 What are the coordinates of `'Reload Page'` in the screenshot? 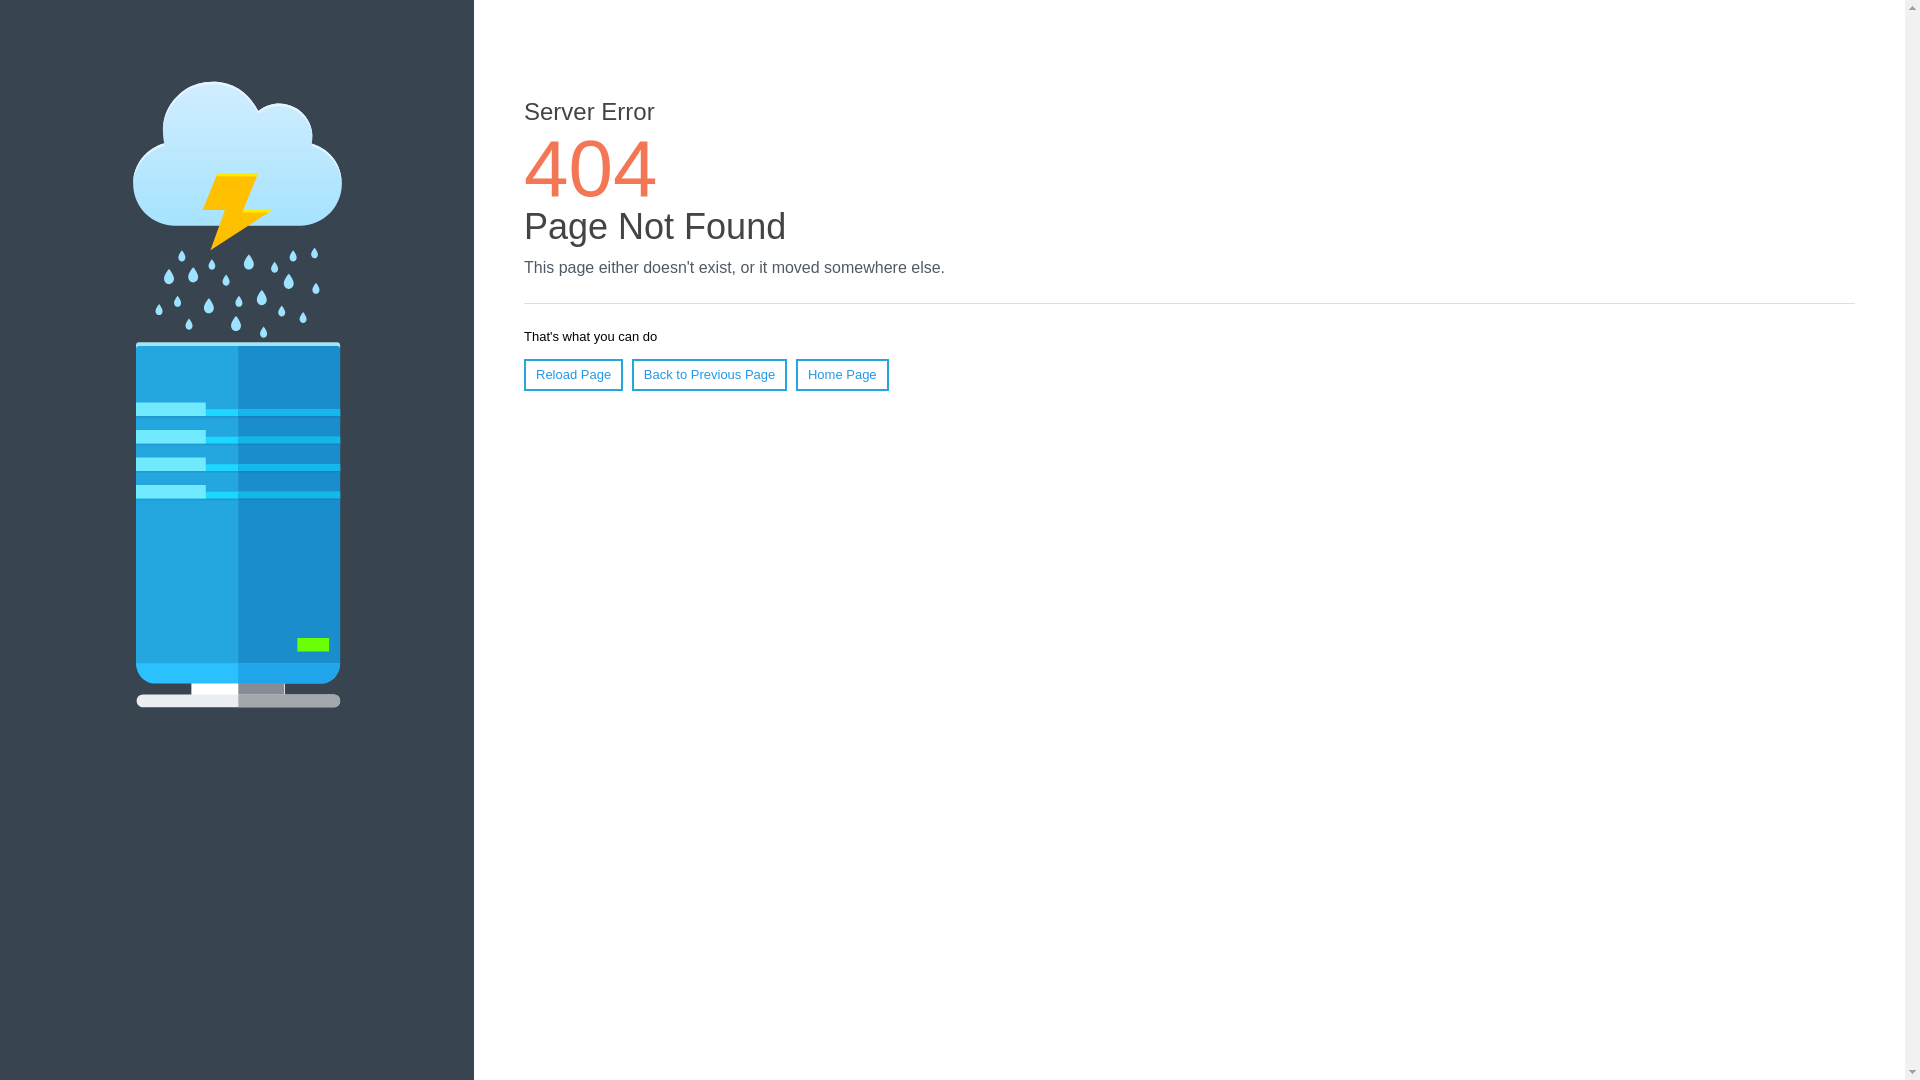 It's located at (572, 374).